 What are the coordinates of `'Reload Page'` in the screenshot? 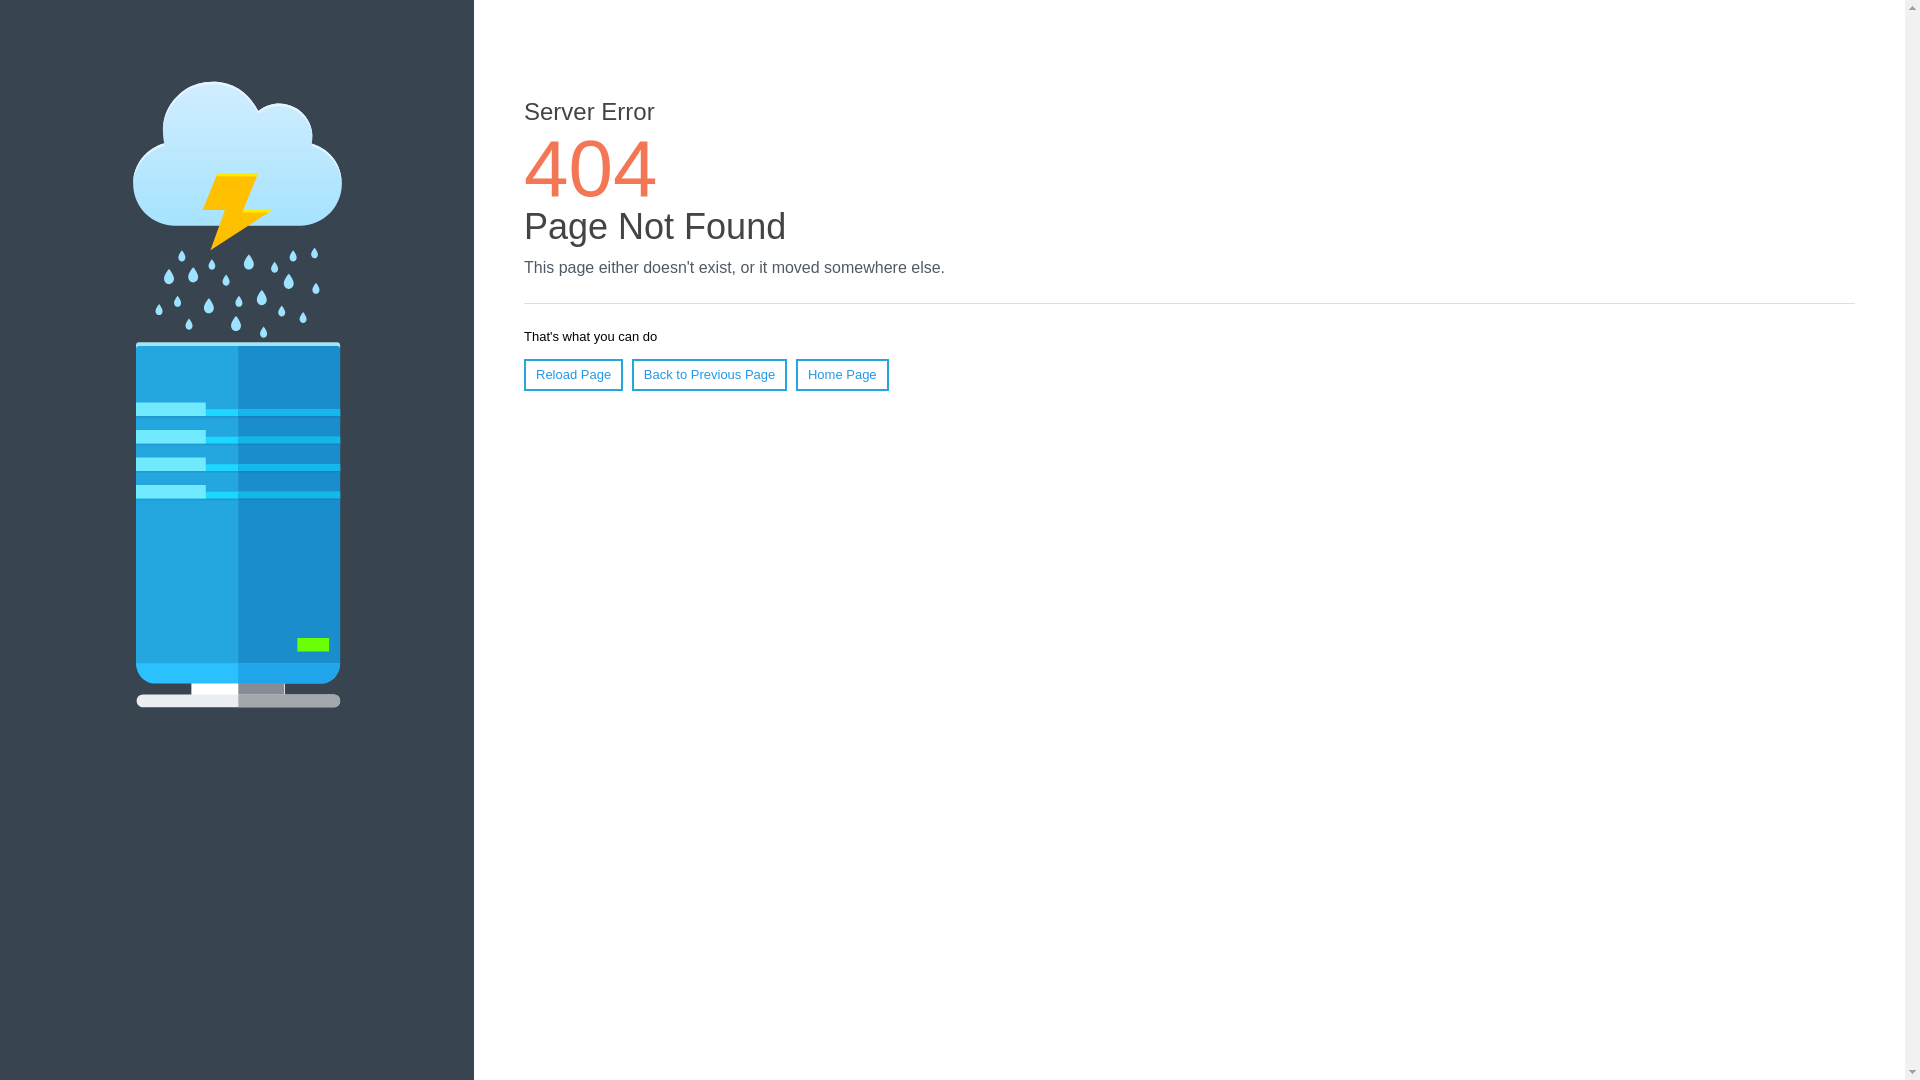 It's located at (572, 374).